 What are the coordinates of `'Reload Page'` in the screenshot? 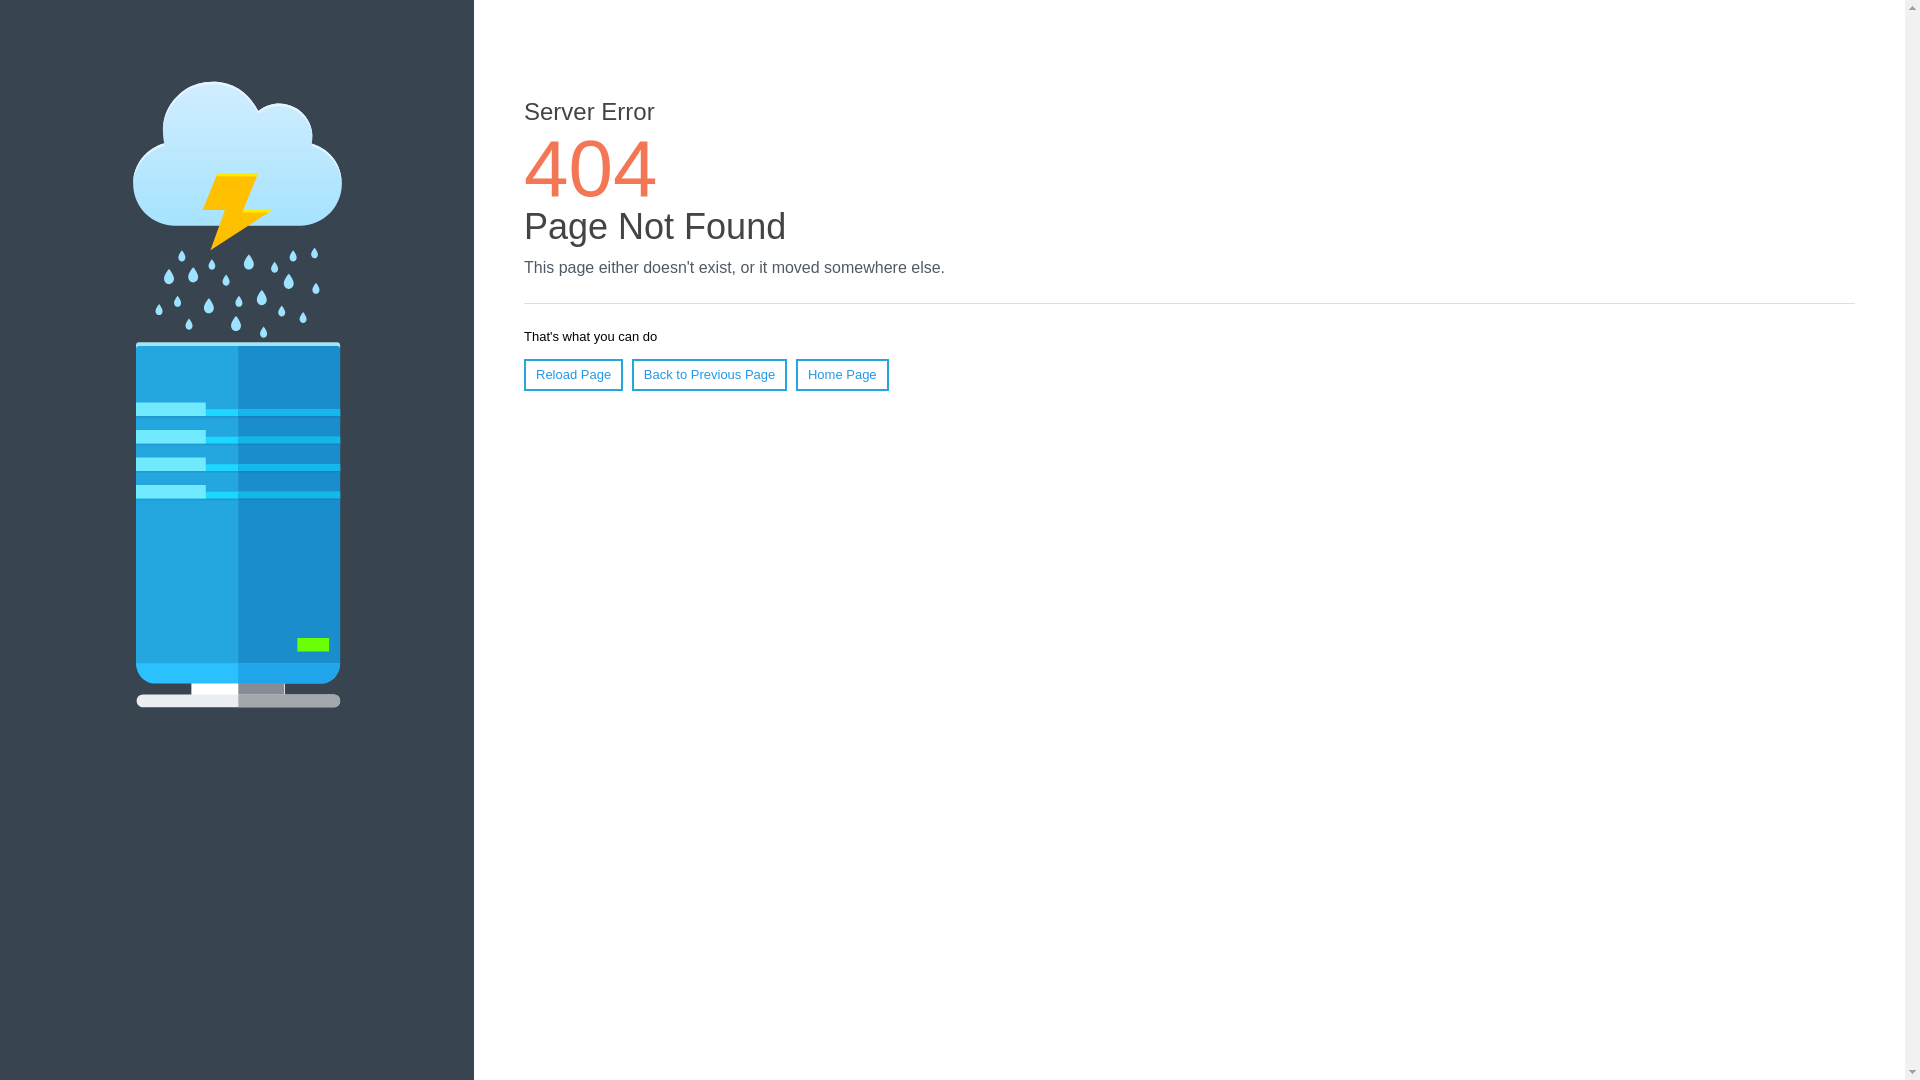 It's located at (572, 374).